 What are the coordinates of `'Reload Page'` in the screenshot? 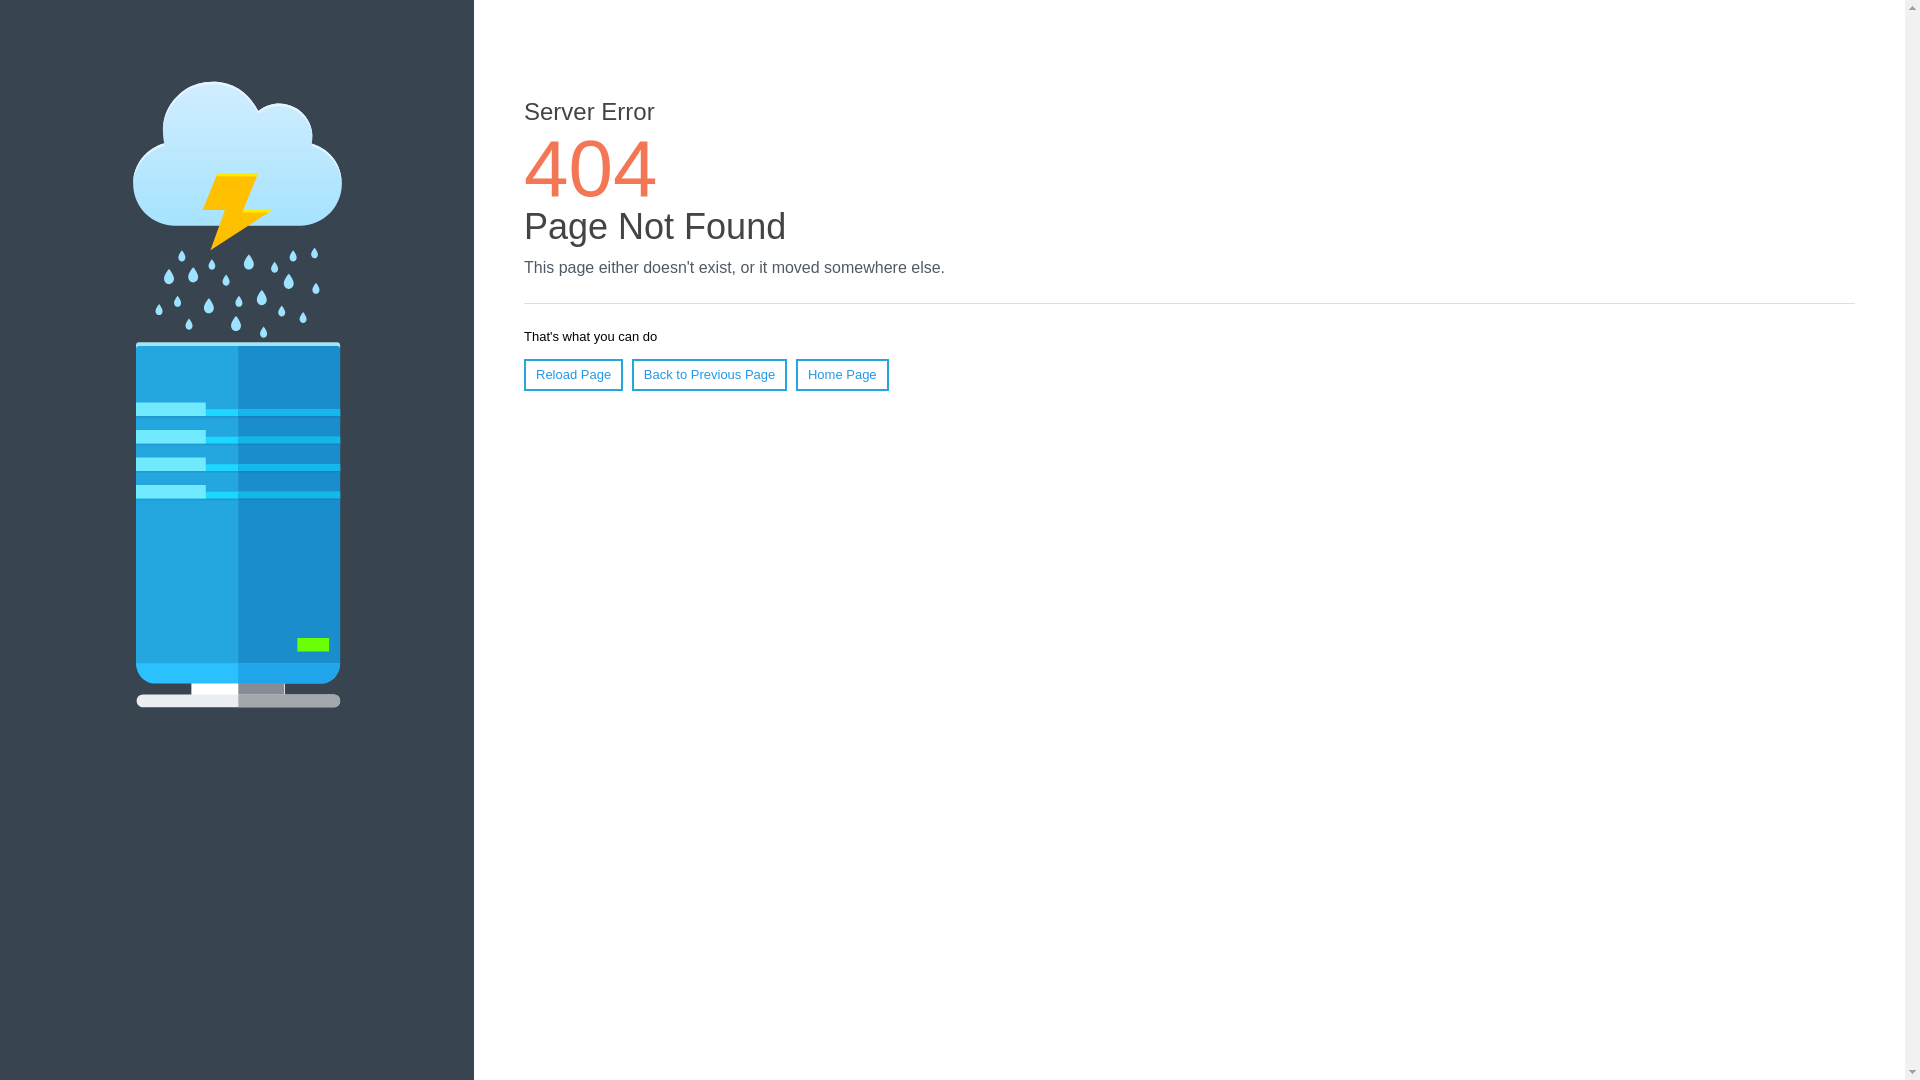 It's located at (572, 374).